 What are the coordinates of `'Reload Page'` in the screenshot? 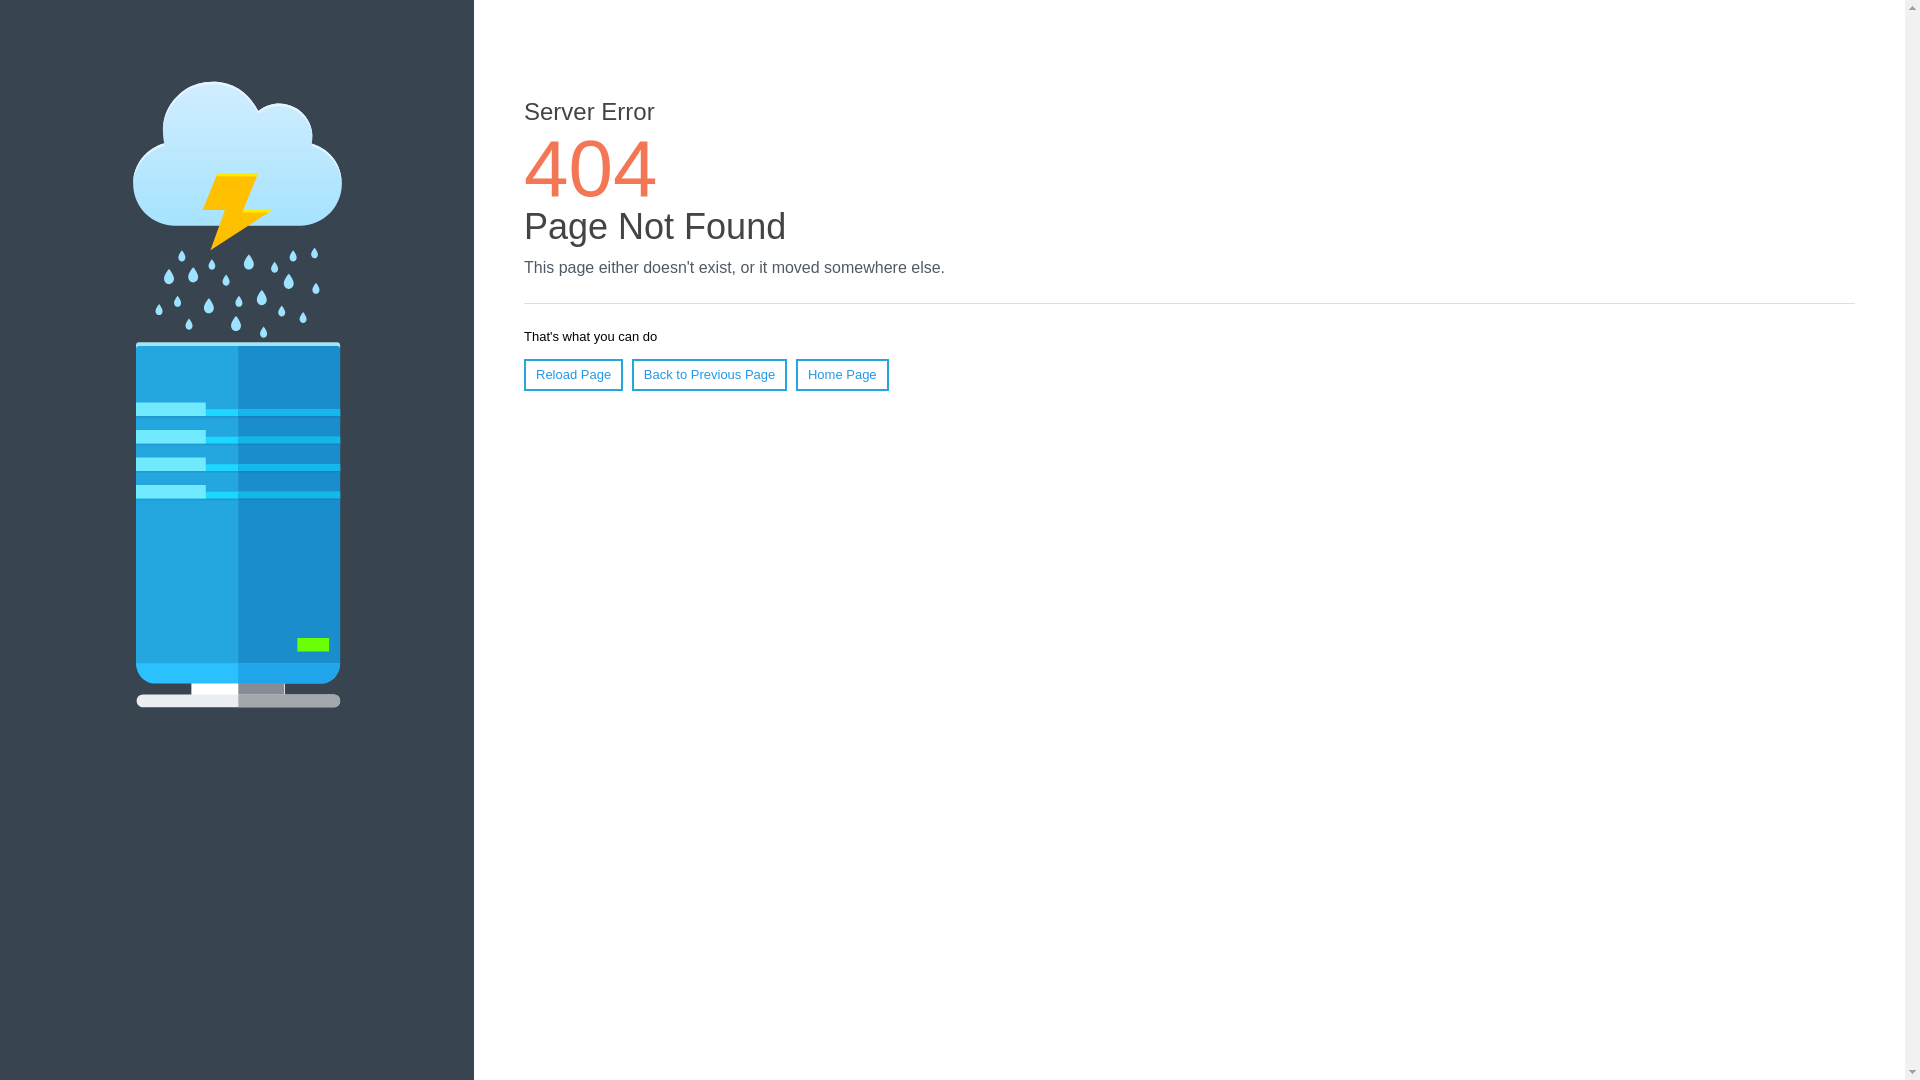 It's located at (572, 374).